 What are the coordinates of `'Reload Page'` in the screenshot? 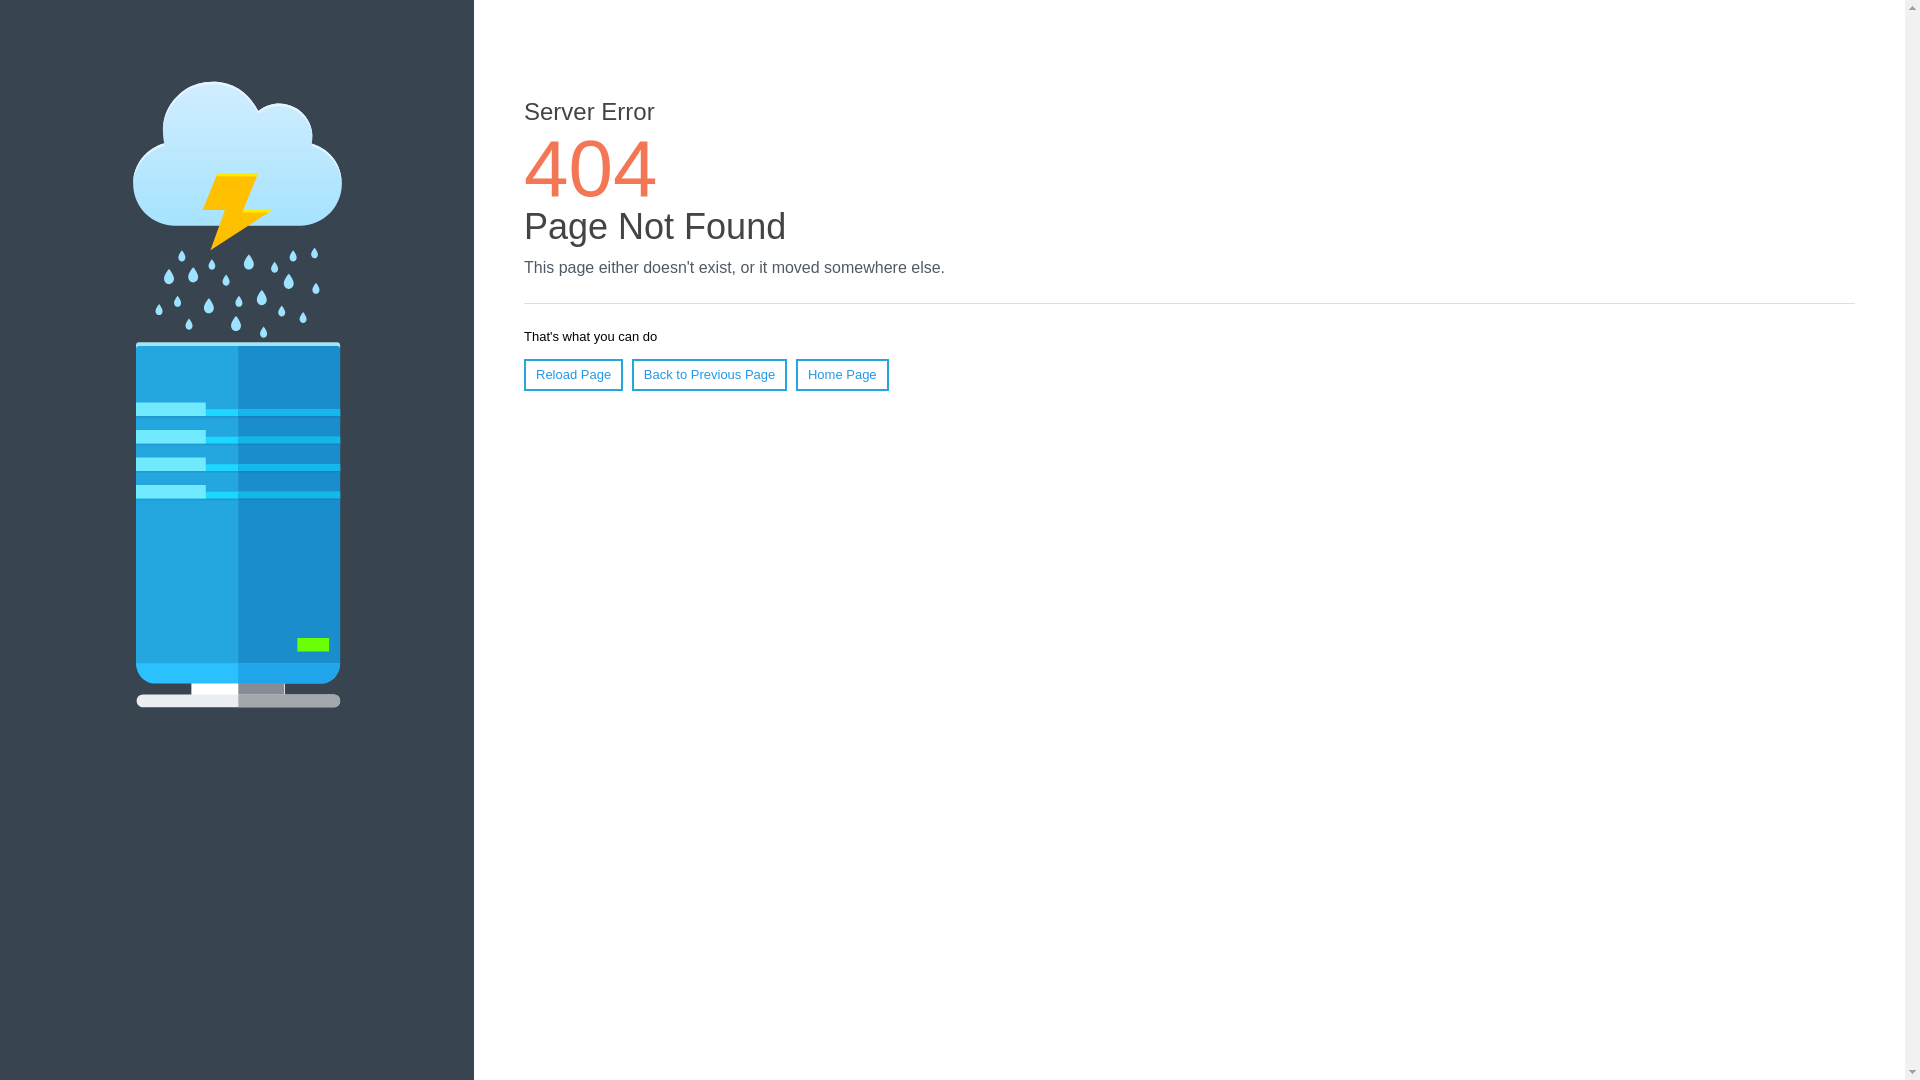 It's located at (572, 374).